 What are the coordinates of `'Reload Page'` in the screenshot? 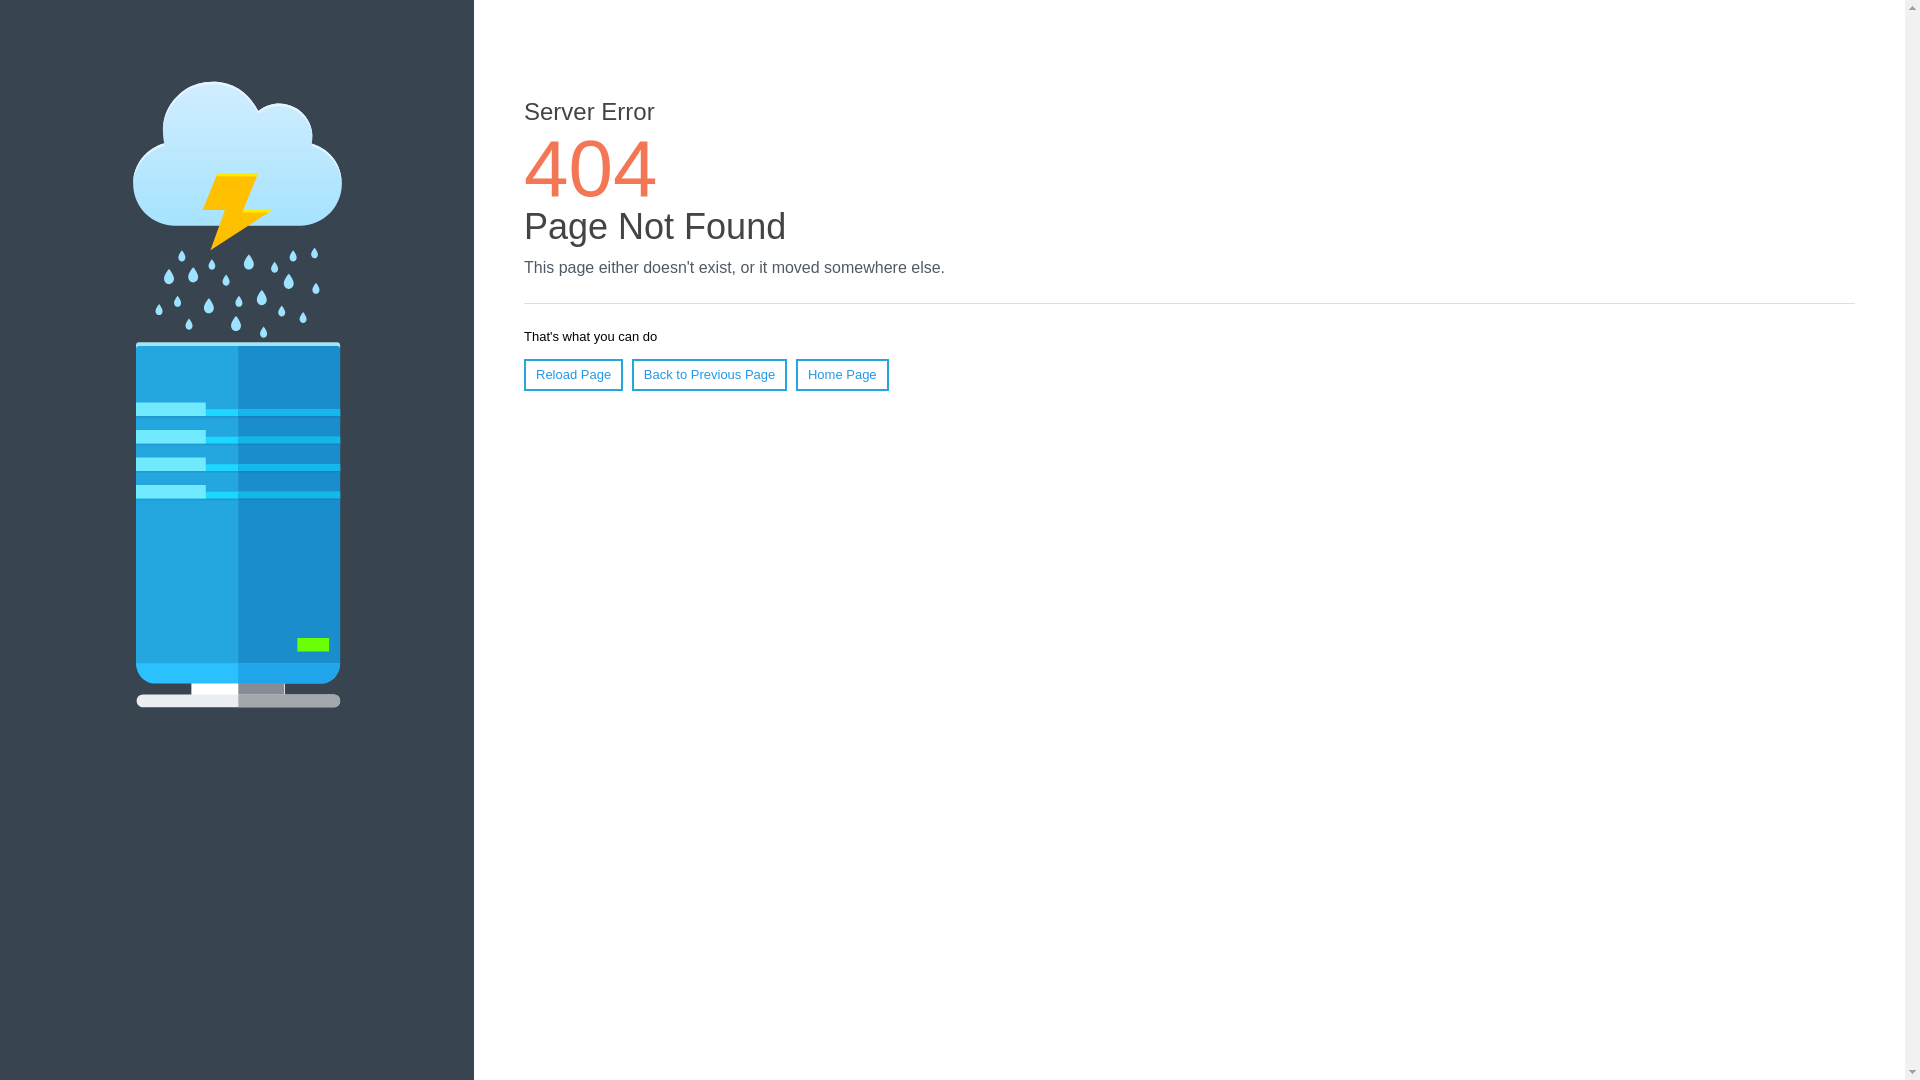 It's located at (572, 374).